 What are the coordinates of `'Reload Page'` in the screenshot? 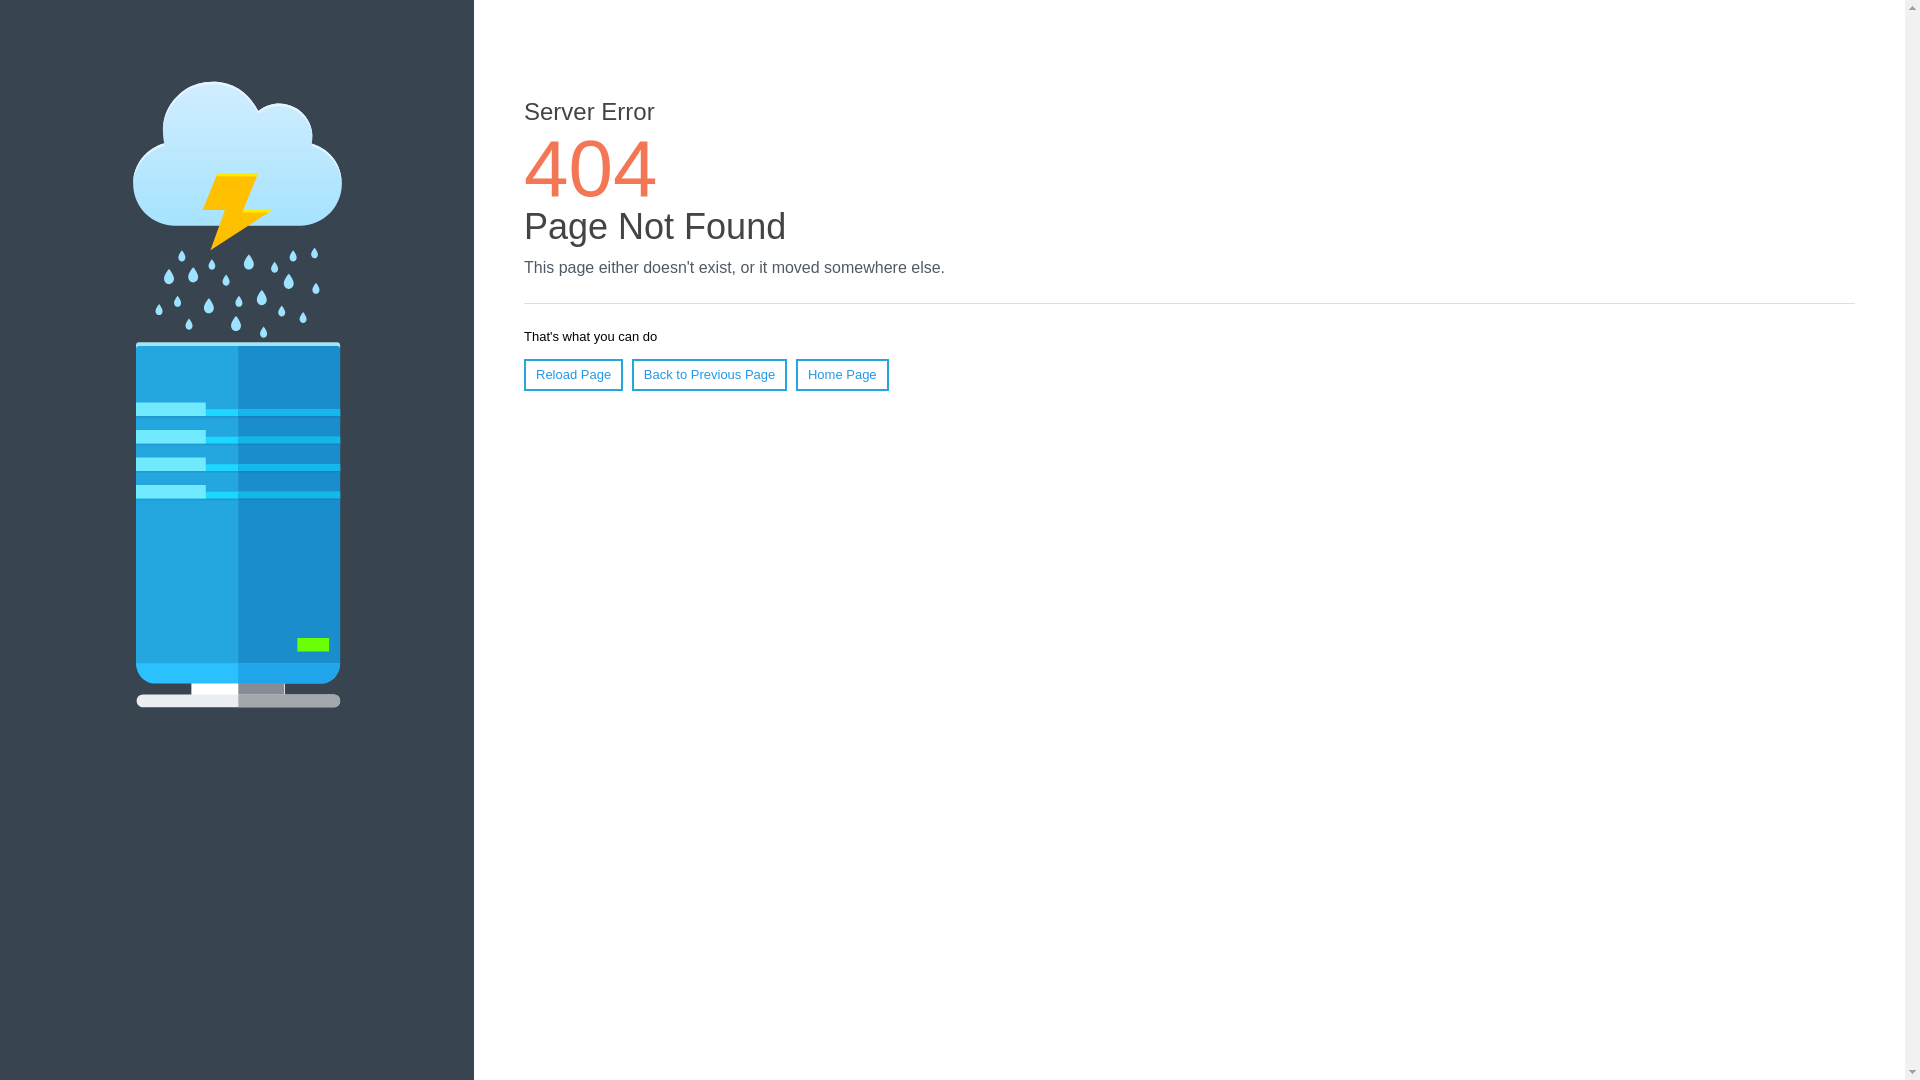 It's located at (572, 374).